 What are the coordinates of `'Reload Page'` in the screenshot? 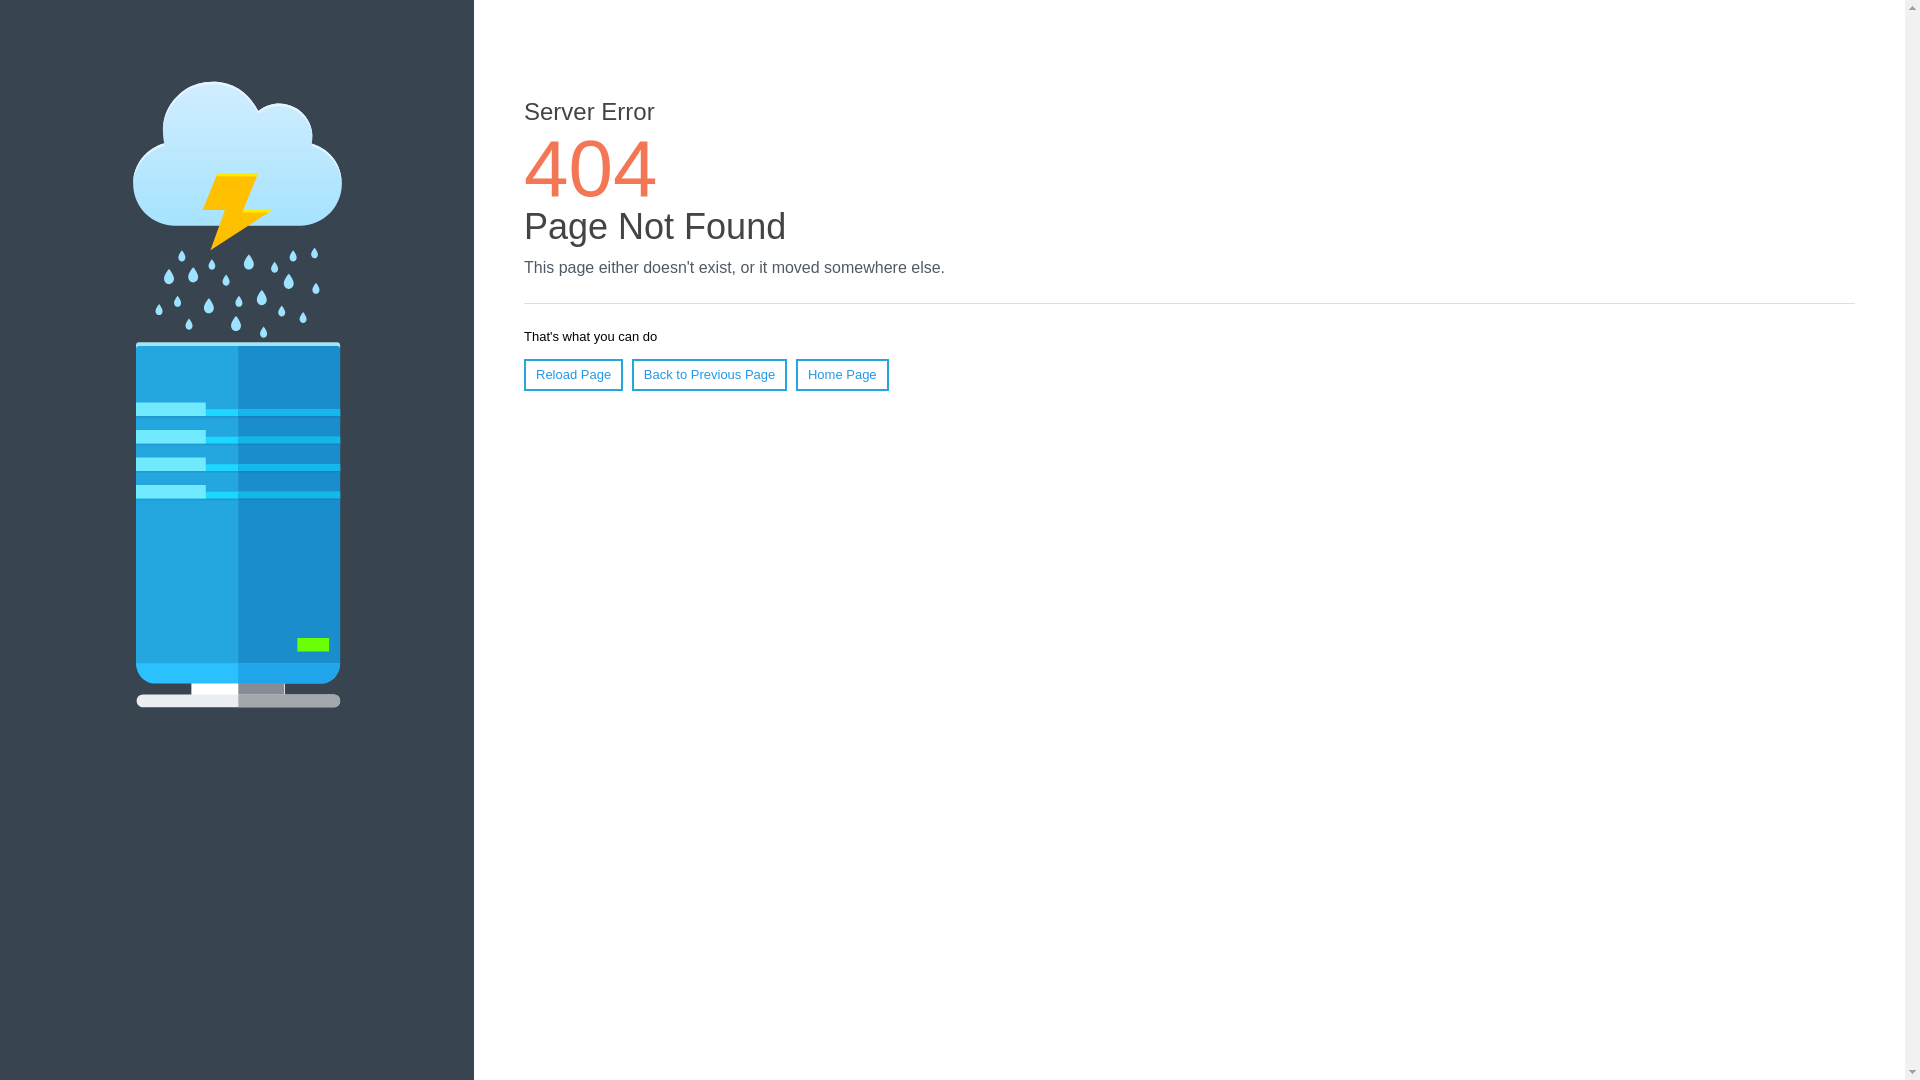 It's located at (572, 374).